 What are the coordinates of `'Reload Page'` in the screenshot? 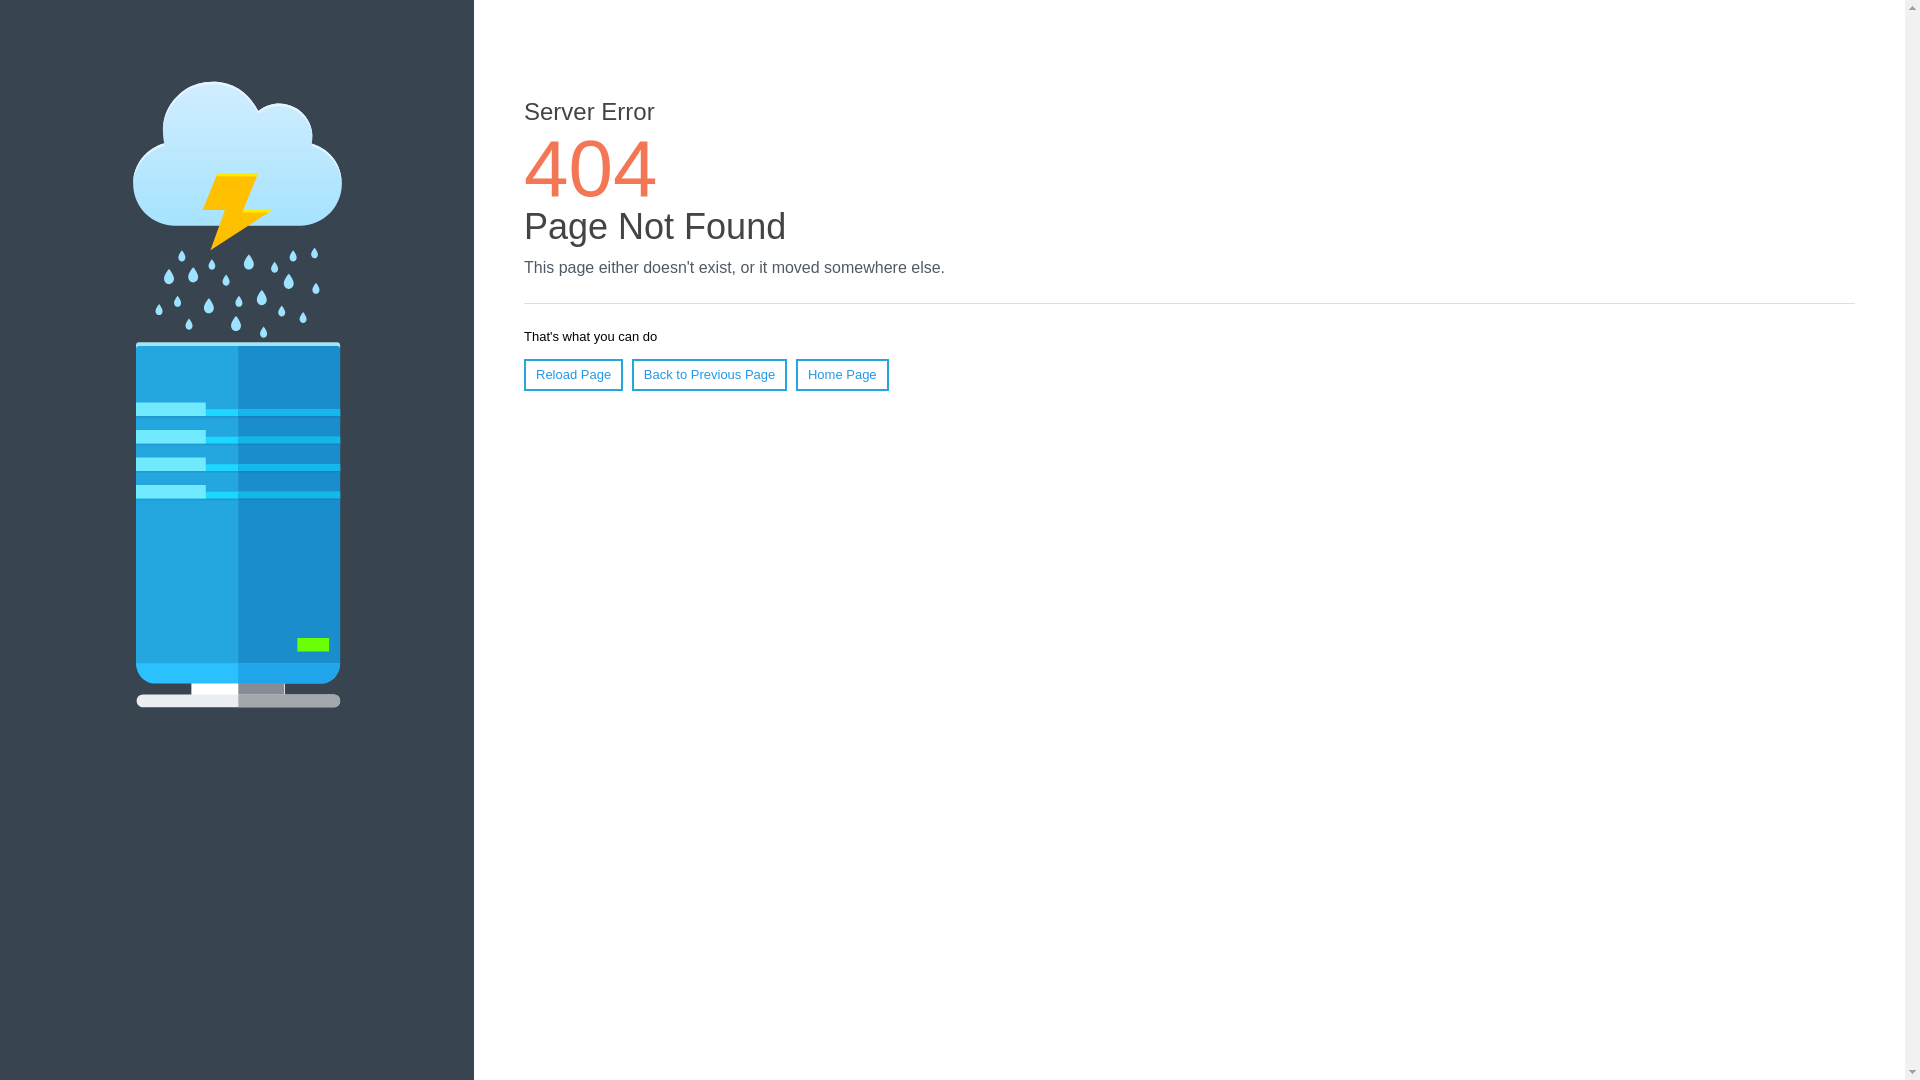 It's located at (572, 374).